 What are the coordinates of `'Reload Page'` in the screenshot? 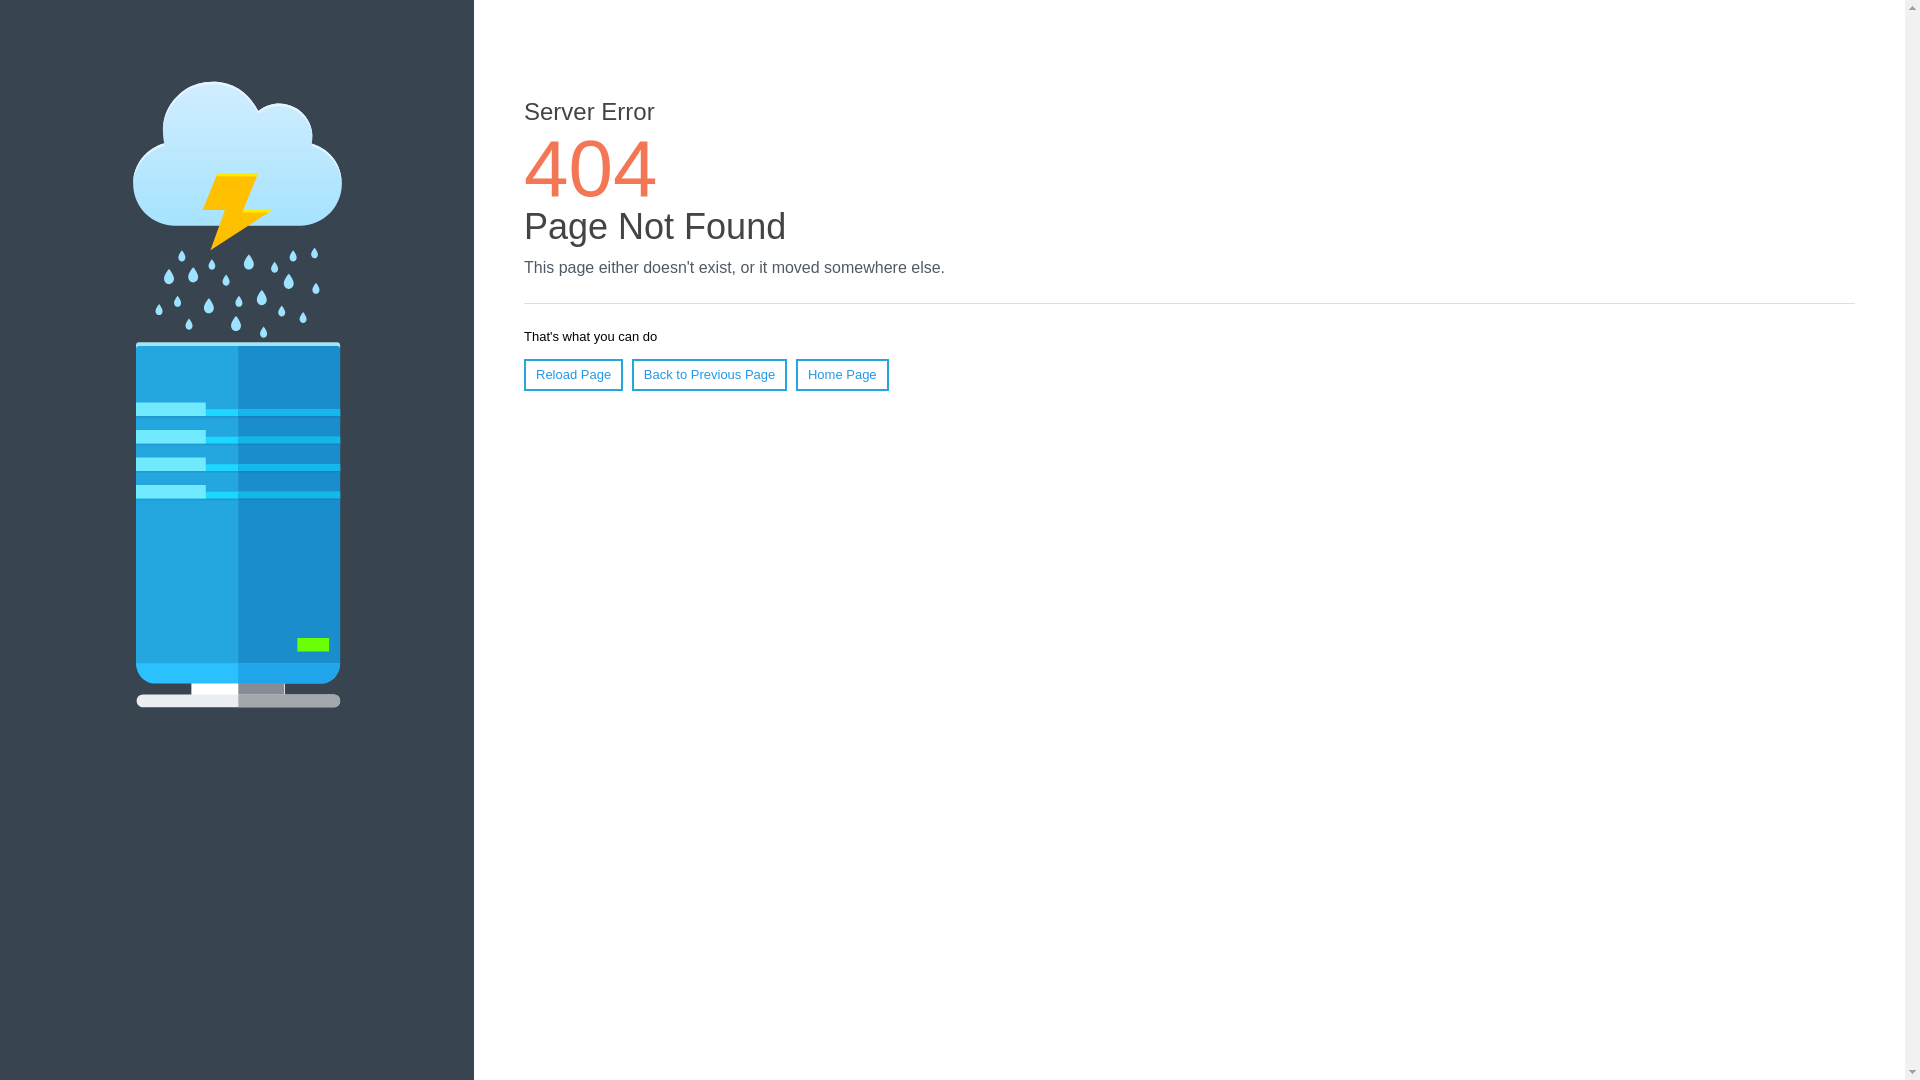 It's located at (572, 374).